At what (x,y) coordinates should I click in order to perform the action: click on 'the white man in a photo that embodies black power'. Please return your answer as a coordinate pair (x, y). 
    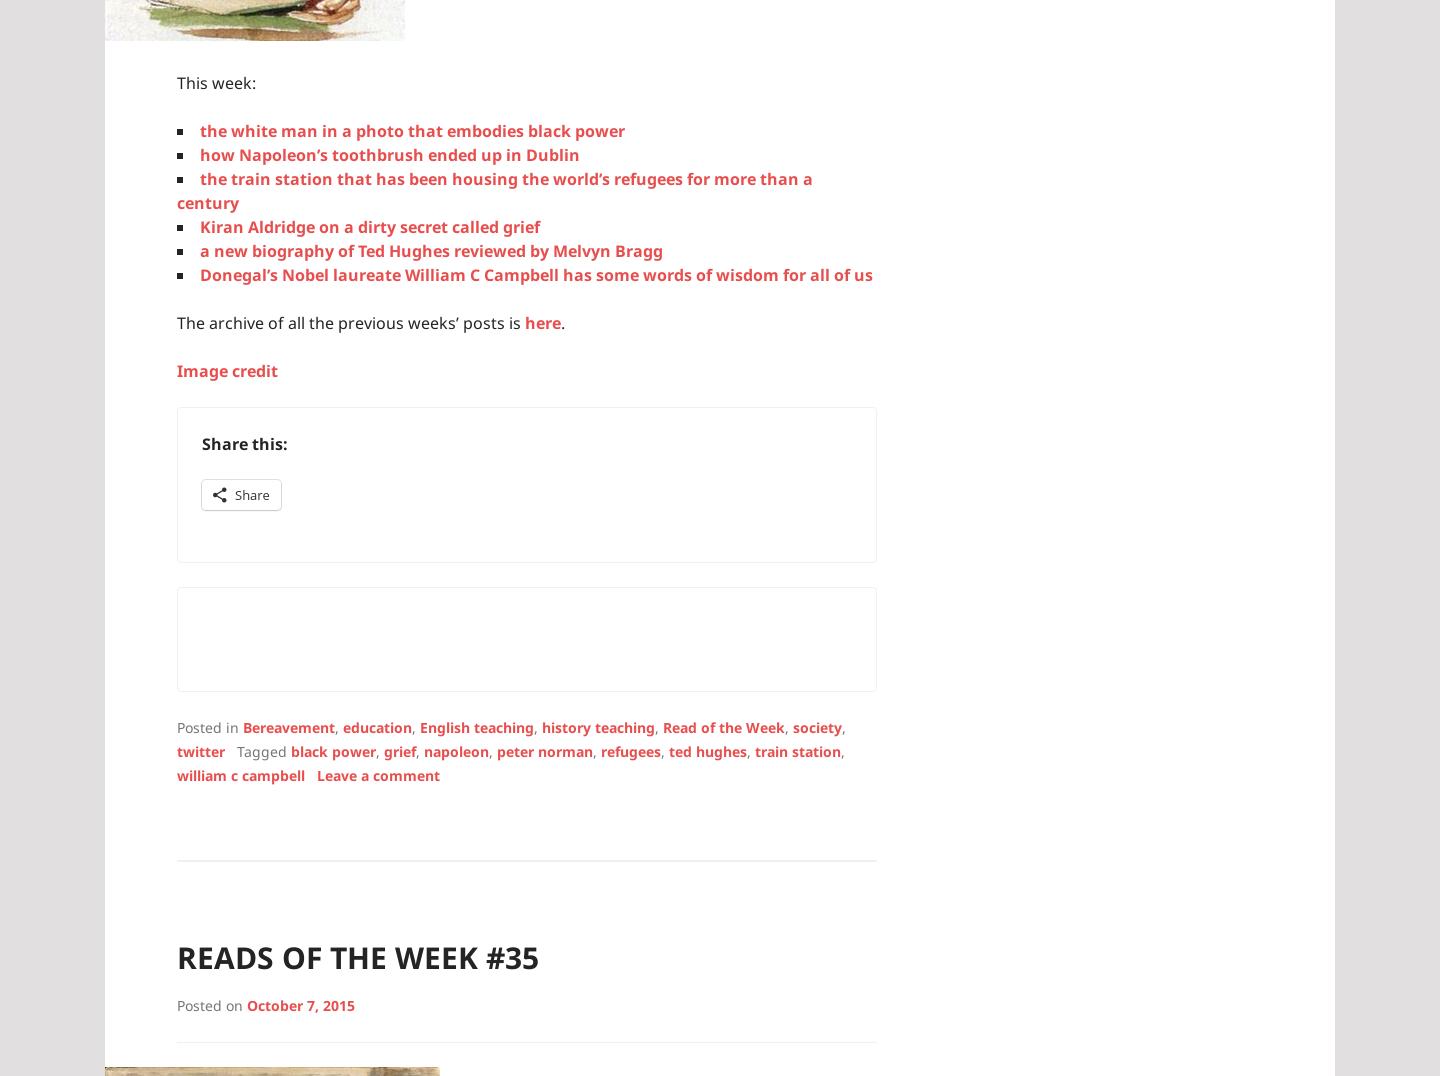
    Looking at the image, I should click on (411, 128).